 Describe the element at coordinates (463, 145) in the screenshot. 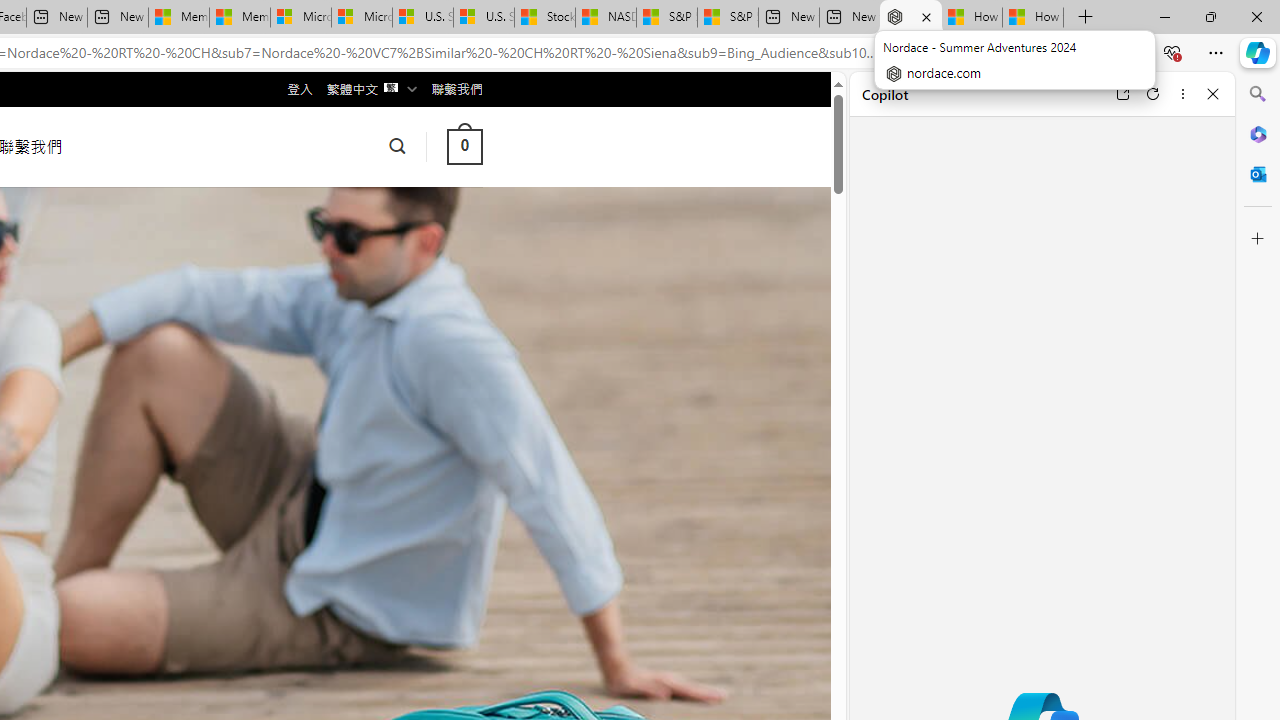

I see `' 0 '` at that location.